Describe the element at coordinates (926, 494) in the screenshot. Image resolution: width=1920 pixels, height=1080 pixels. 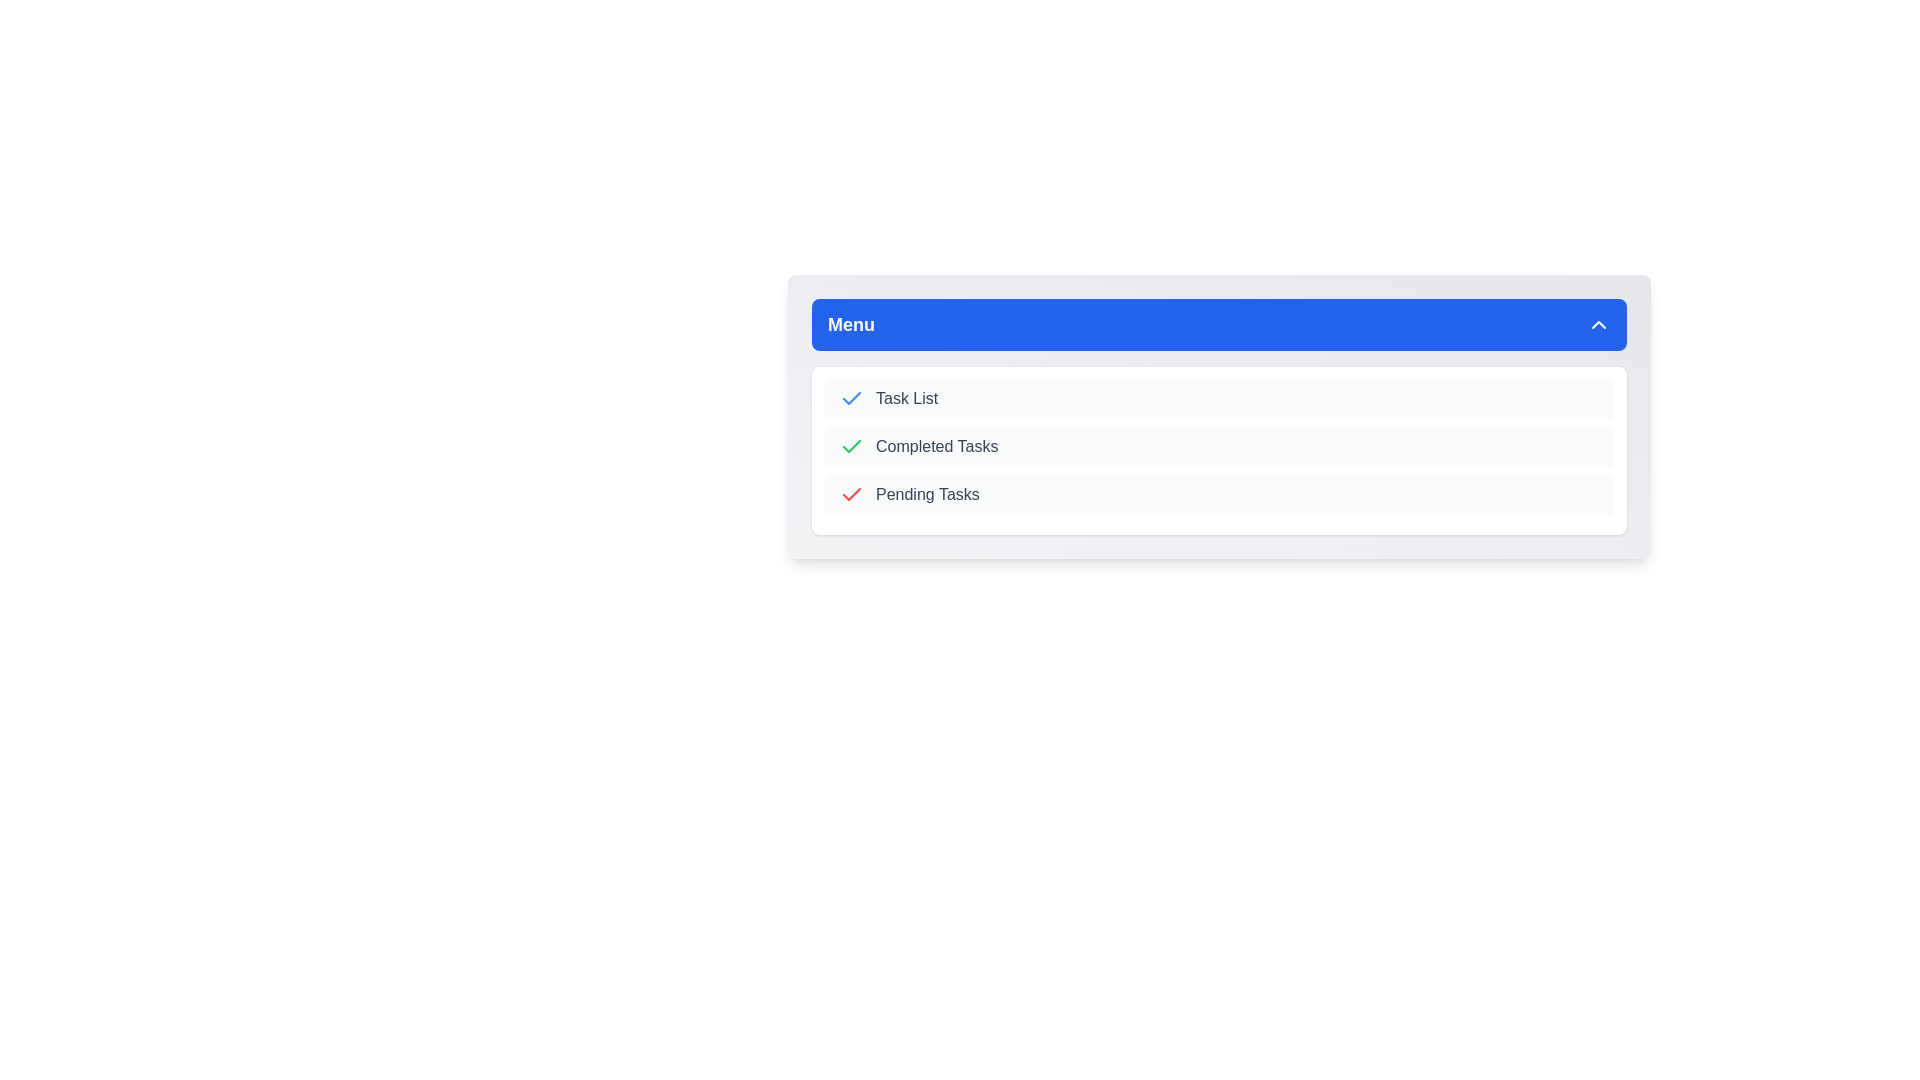
I see `the 'Pending Tasks' text label that is displayed in a medium gray font as part of a menu interface, positioned as the third item in a vertical list` at that location.